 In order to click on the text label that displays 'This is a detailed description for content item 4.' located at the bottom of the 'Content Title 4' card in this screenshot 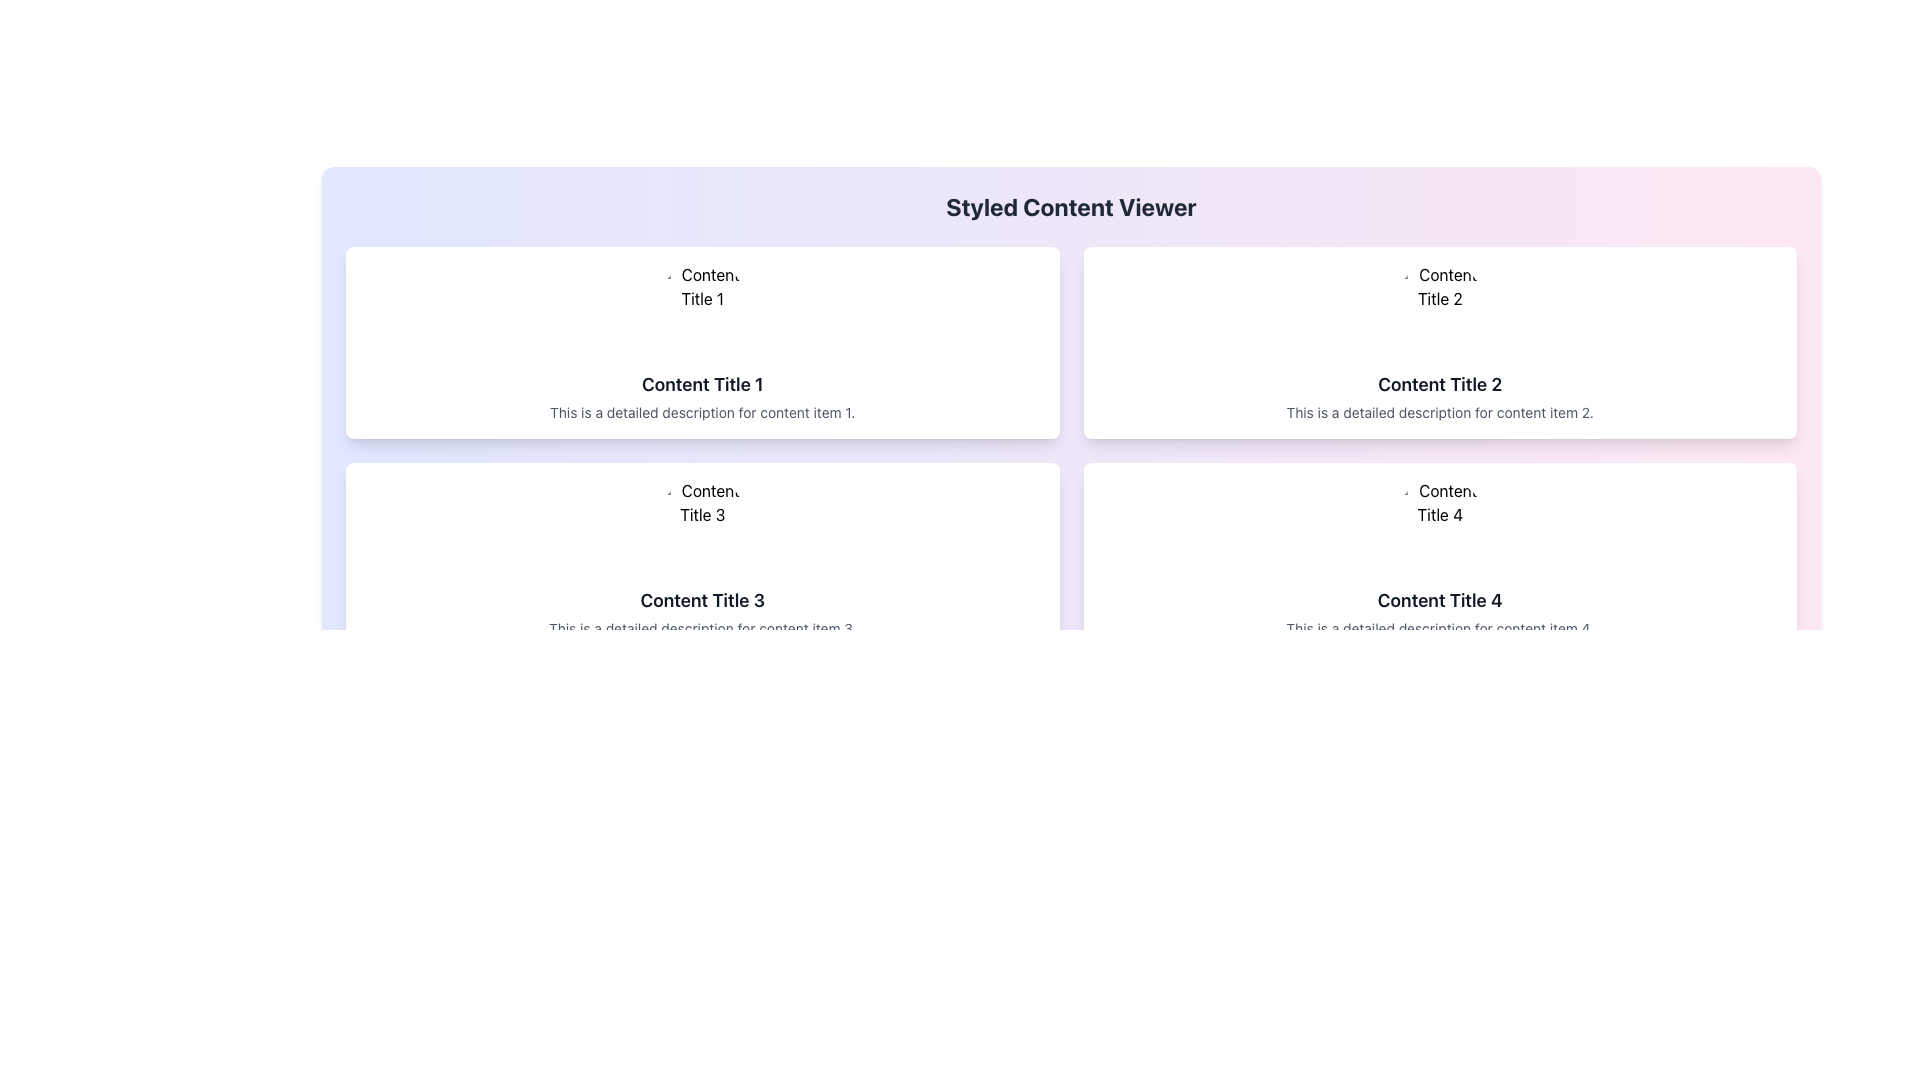, I will do `click(1440, 627)`.